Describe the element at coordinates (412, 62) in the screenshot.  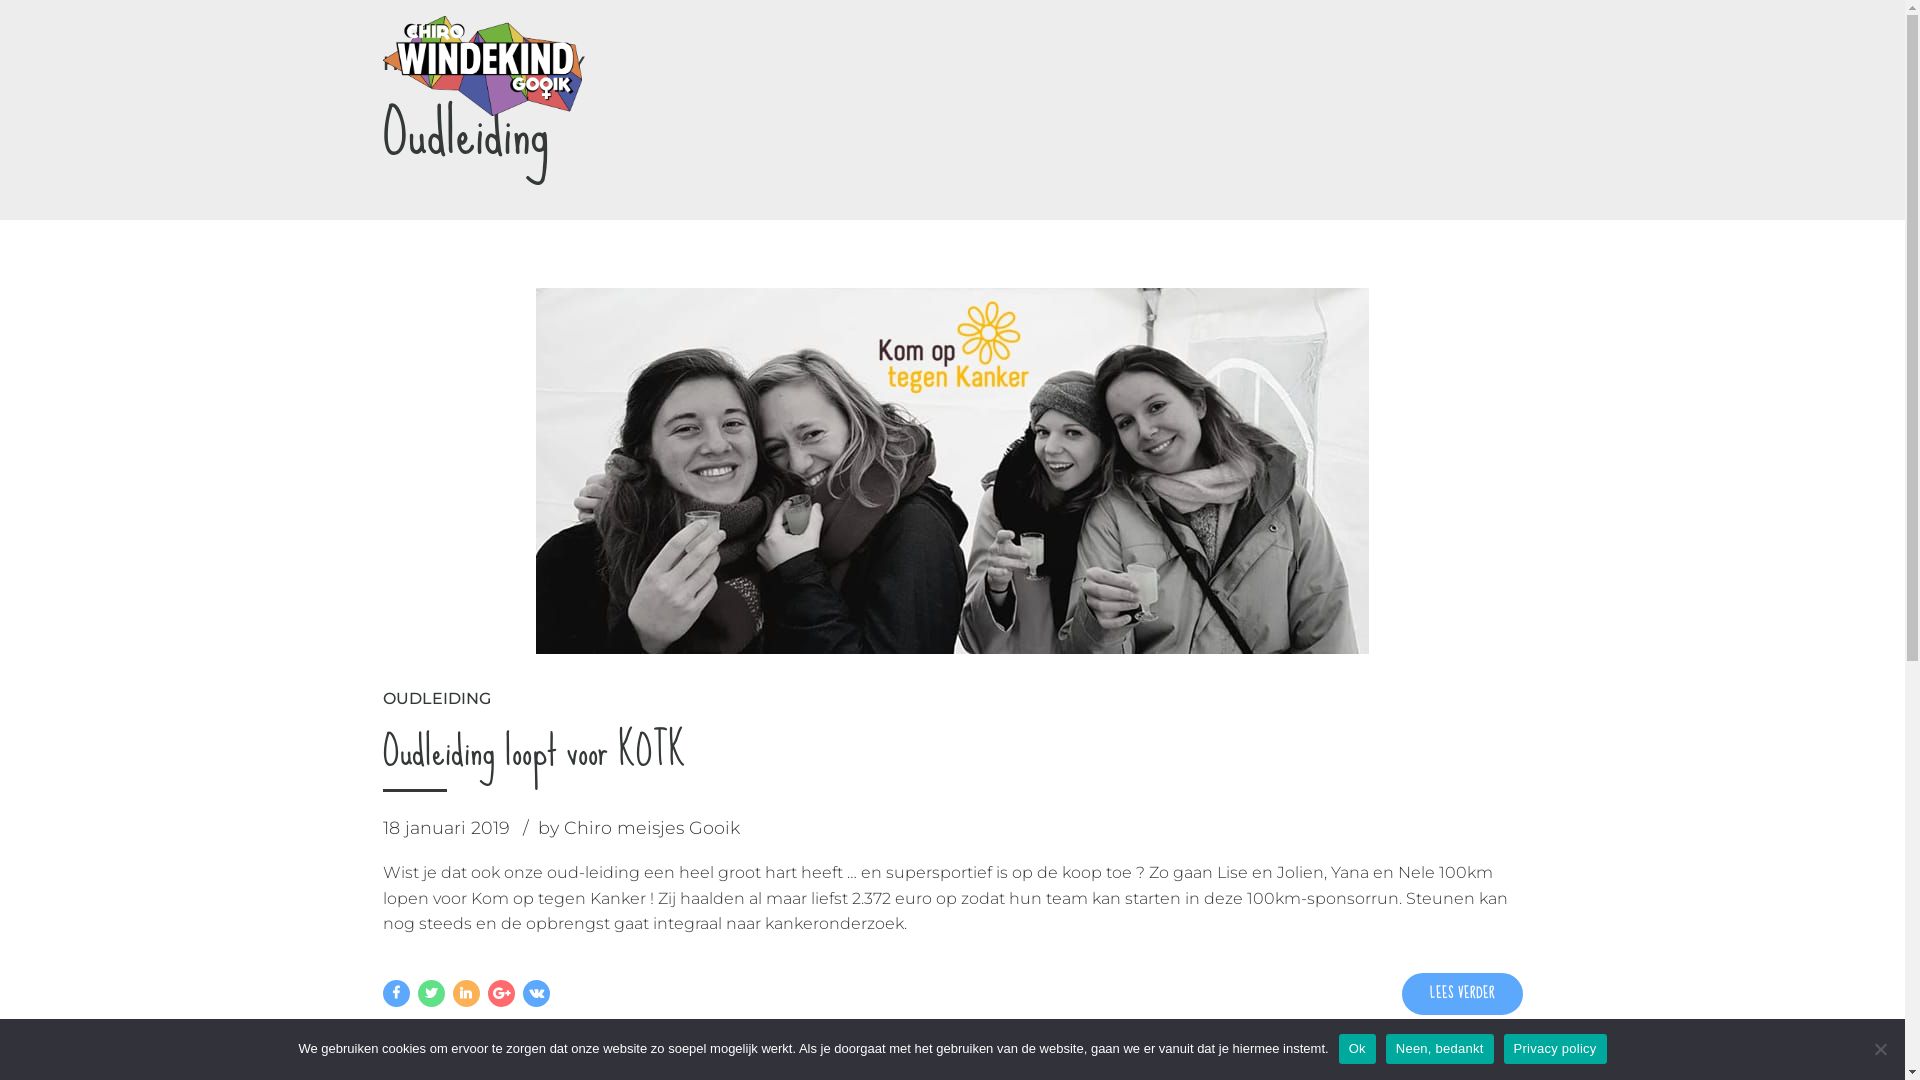
I see `'HOME'` at that location.